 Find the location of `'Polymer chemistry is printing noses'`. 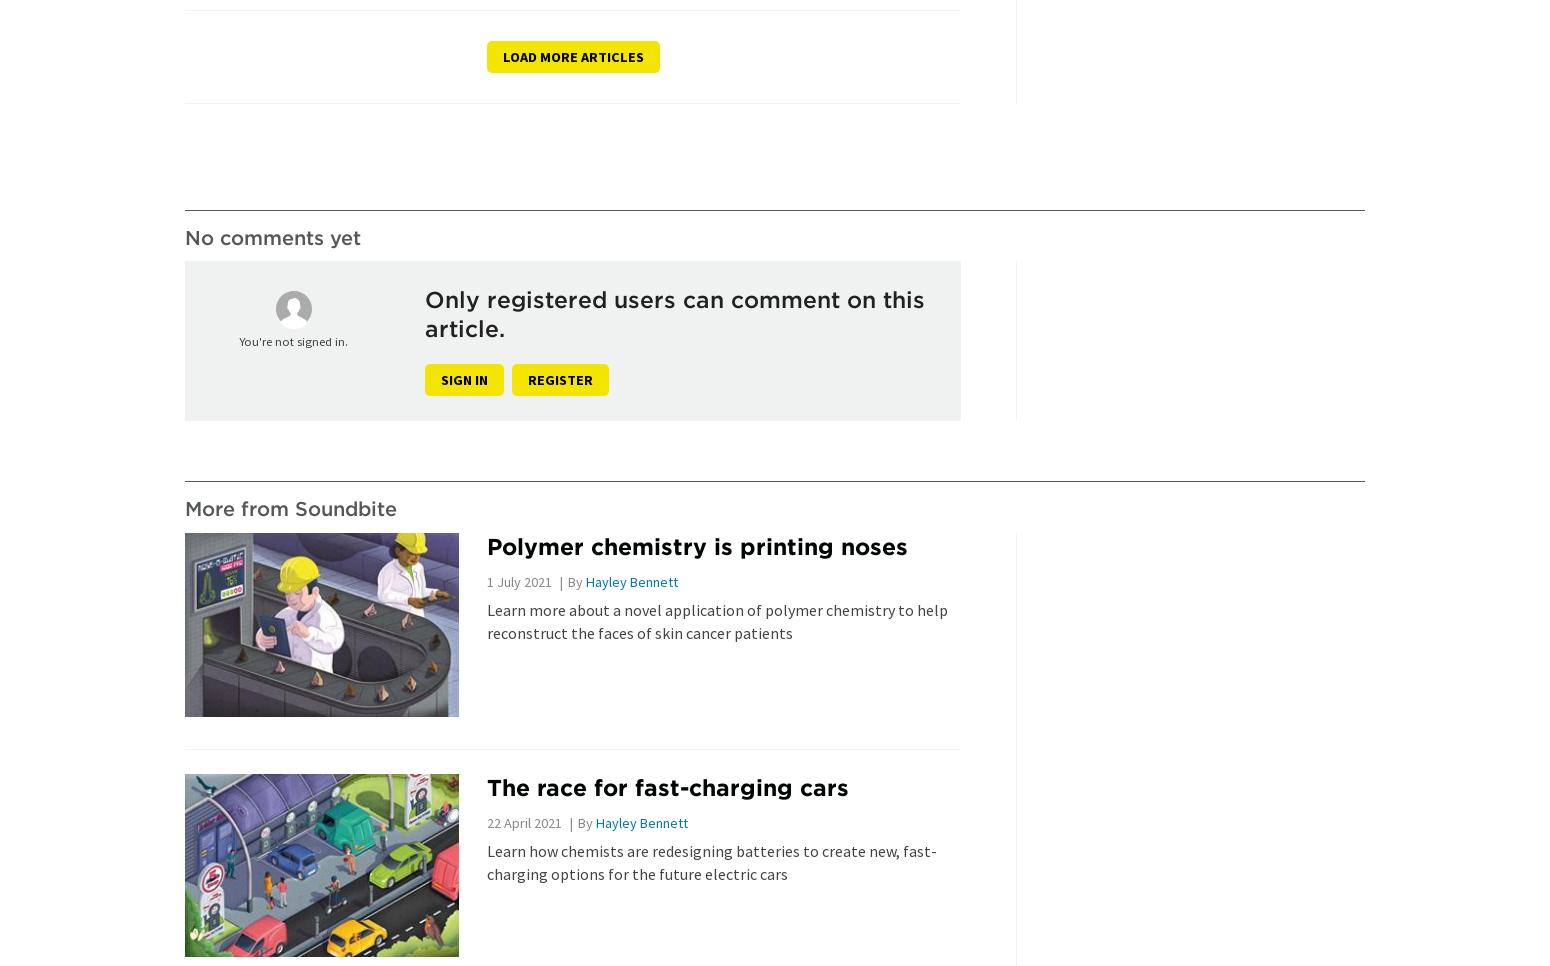

'Polymer chemistry is printing noses' is located at coordinates (695, 545).